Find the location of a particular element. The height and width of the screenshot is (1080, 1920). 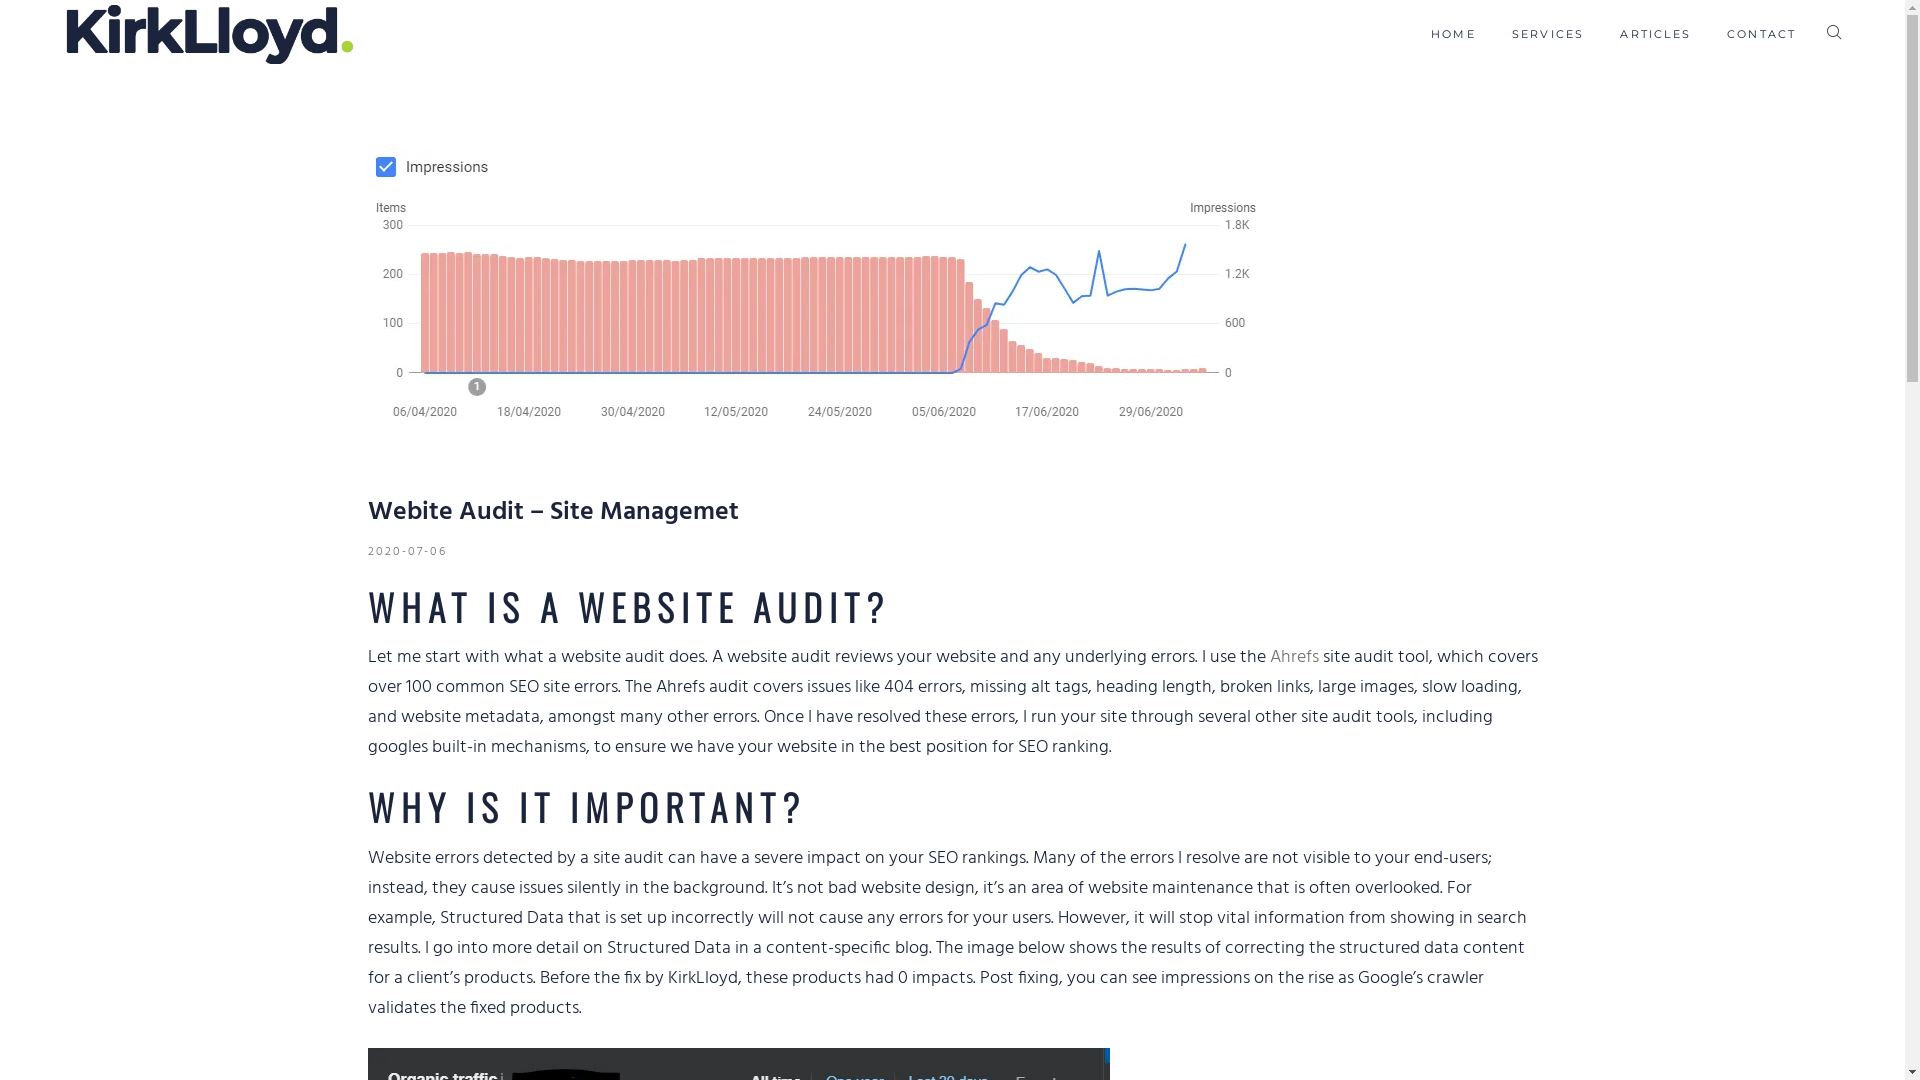

'ARTICLES' is located at coordinates (1620, 34).